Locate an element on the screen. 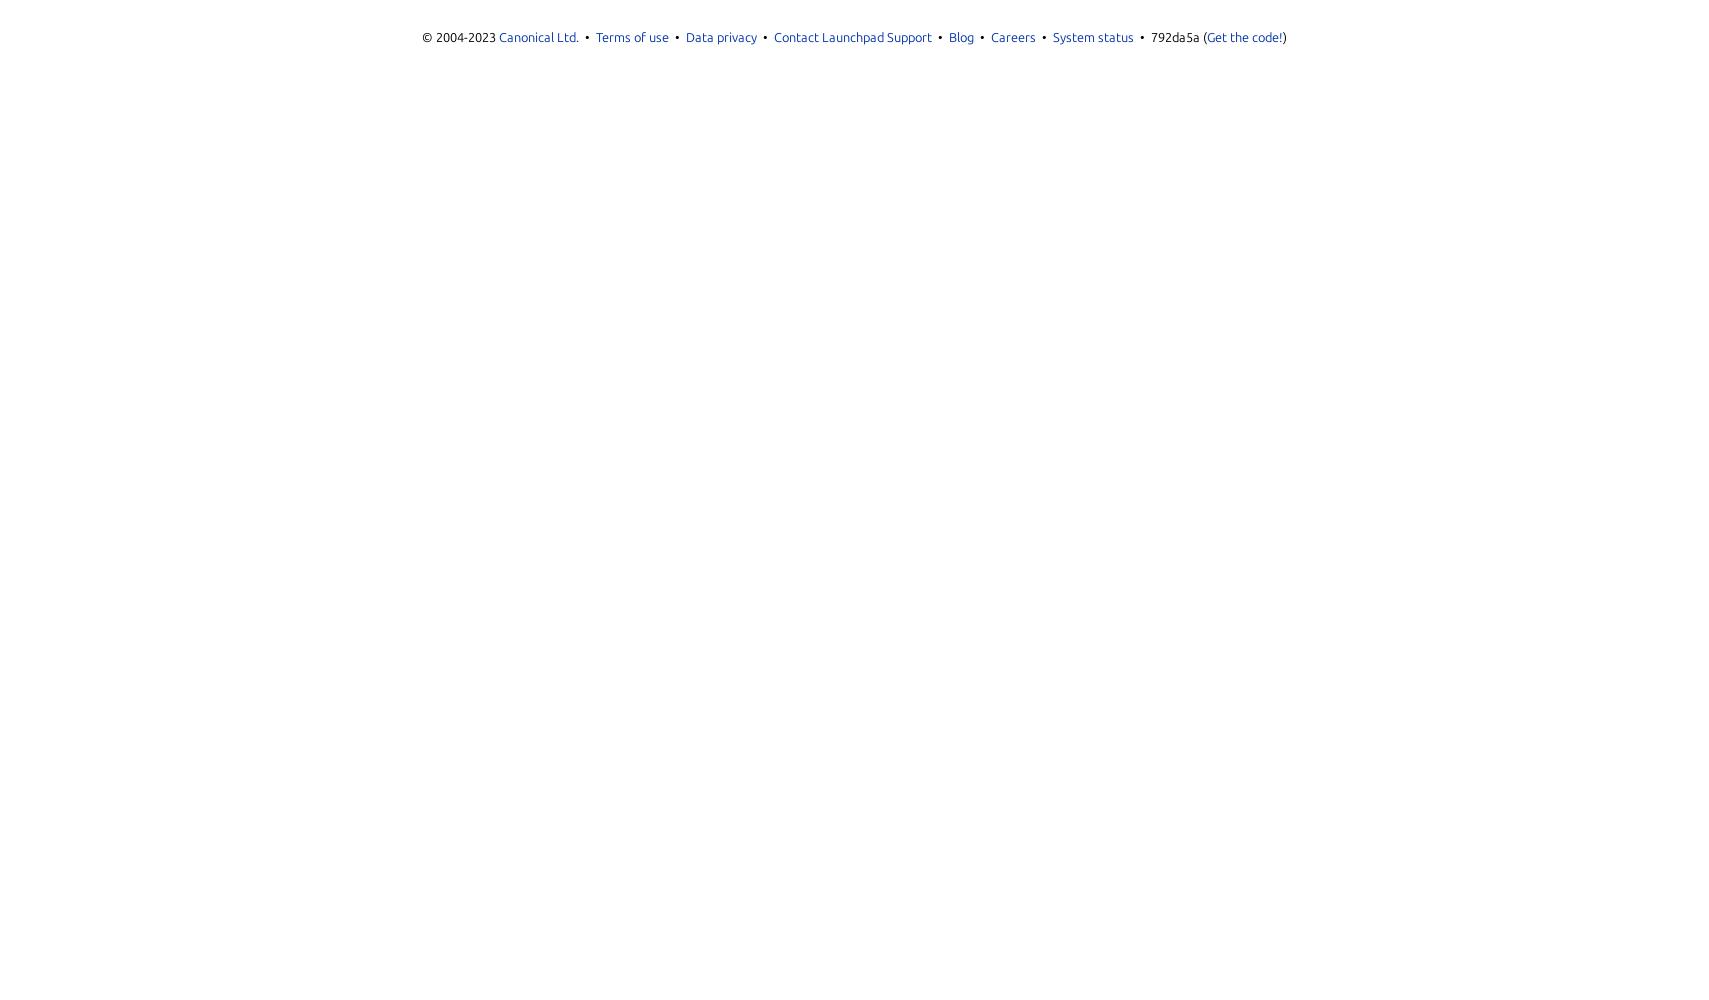 The image size is (1709, 1000). 'Get the code!' is located at coordinates (1207, 37).